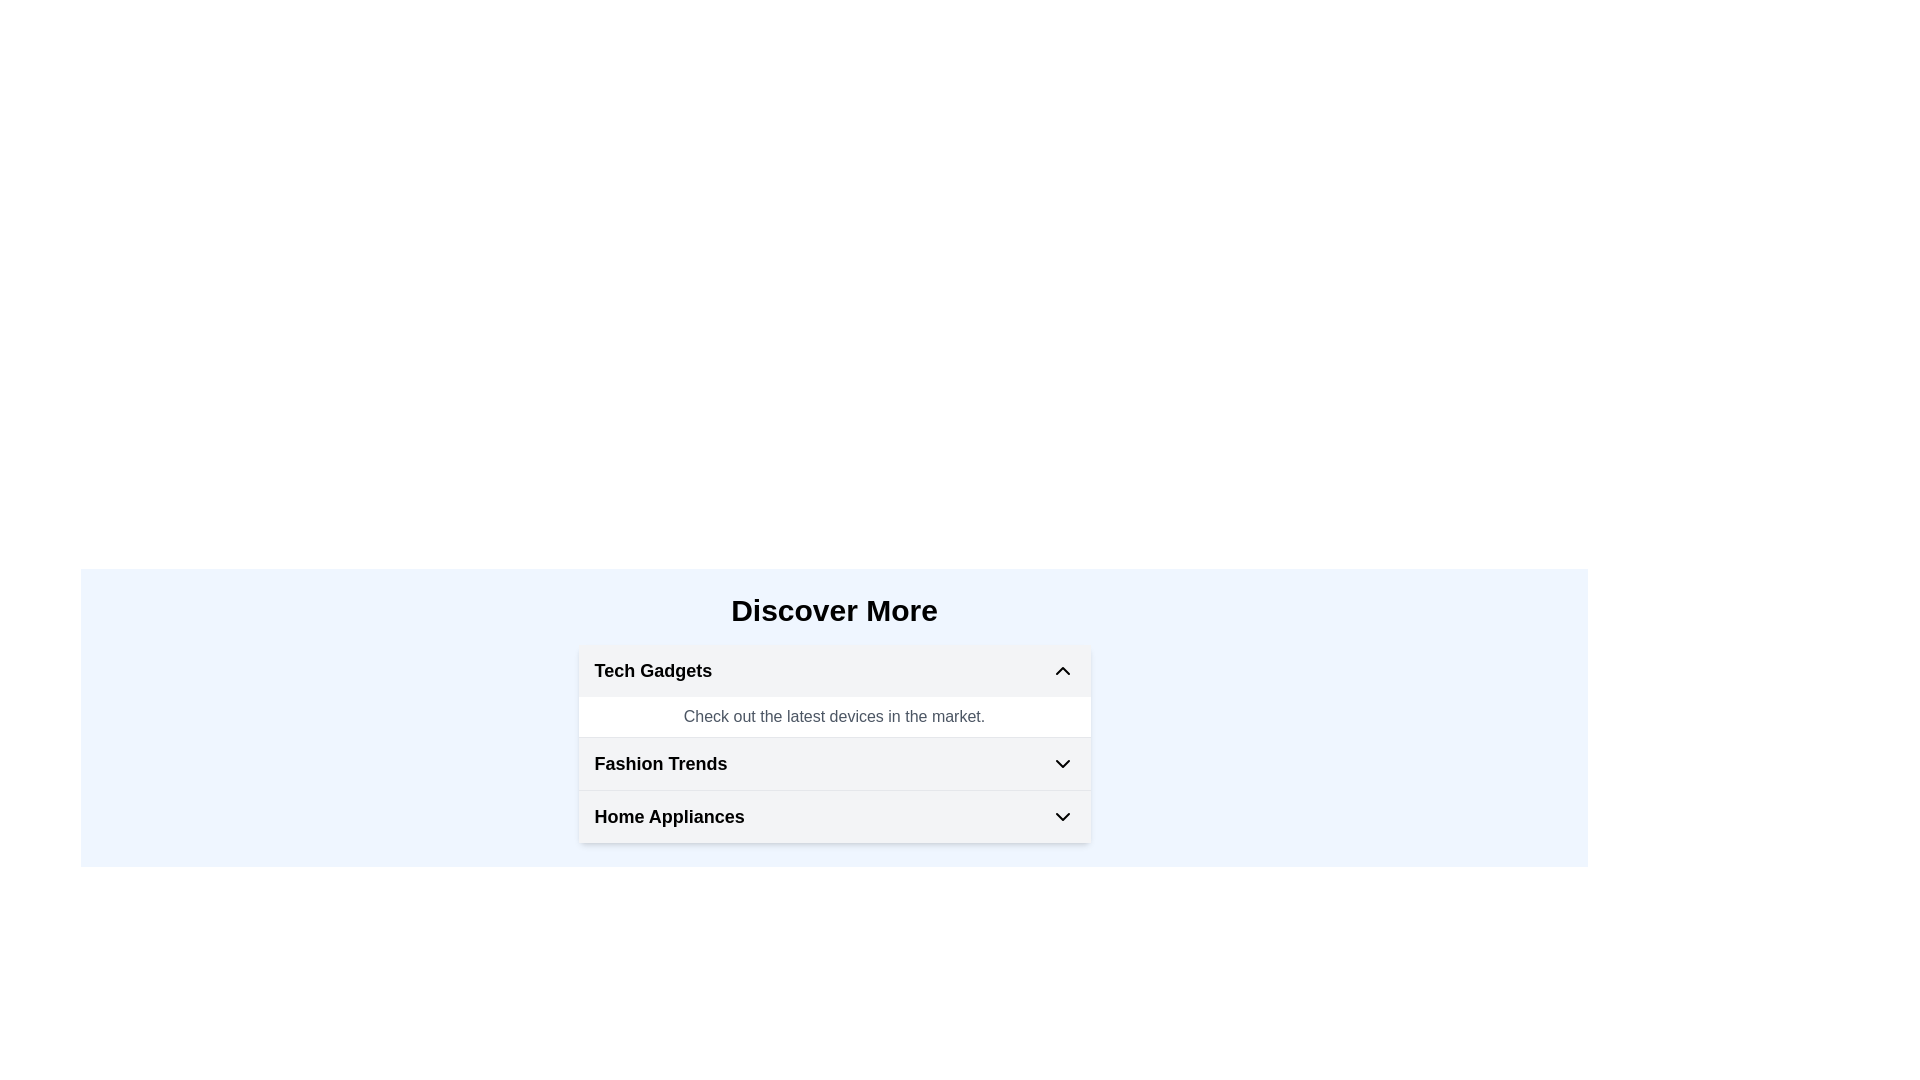  What do you see at coordinates (1061, 763) in the screenshot?
I see `the downward-pointing chevron icon located at the right side of the 'Fashion Trends' label` at bounding box center [1061, 763].